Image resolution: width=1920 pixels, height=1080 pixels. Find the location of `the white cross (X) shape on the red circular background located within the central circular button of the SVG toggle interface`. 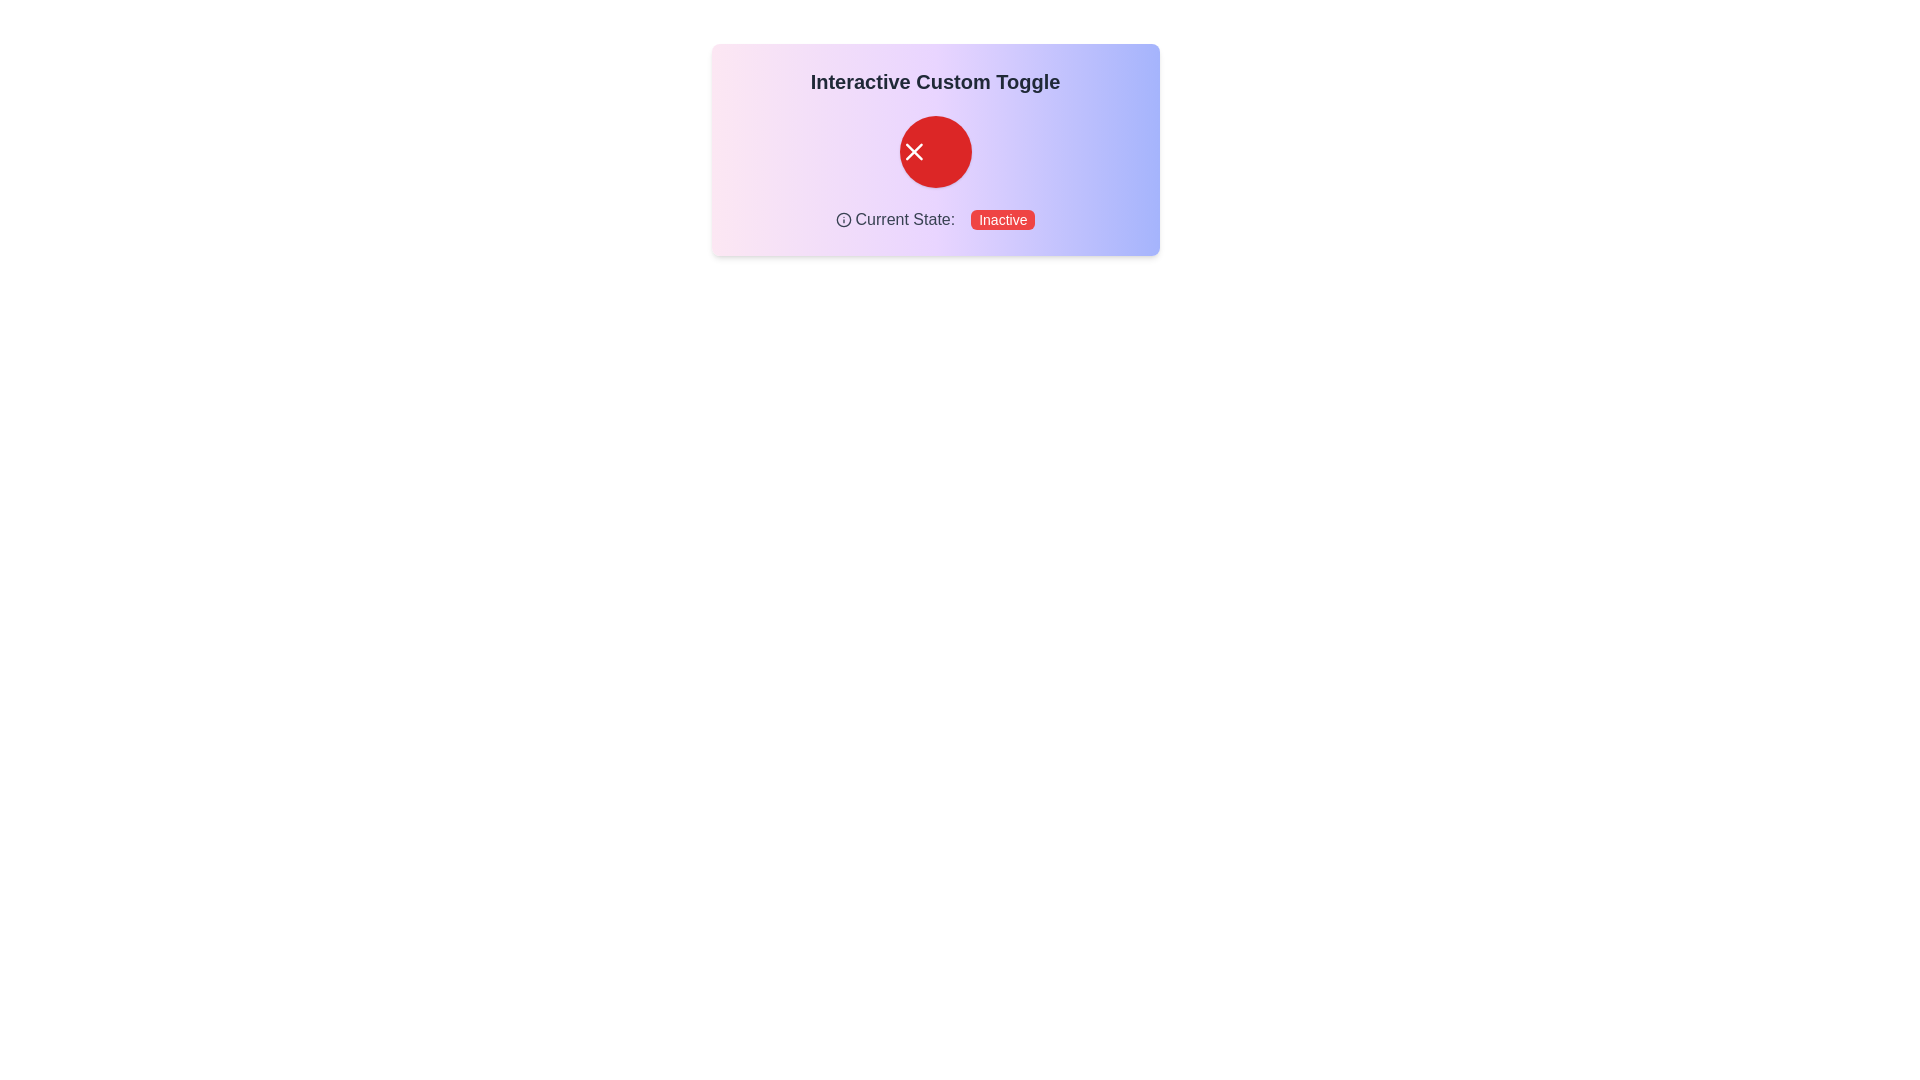

the white cross (X) shape on the red circular background located within the central circular button of the SVG toggle interface is located at coordinates (912, 150).